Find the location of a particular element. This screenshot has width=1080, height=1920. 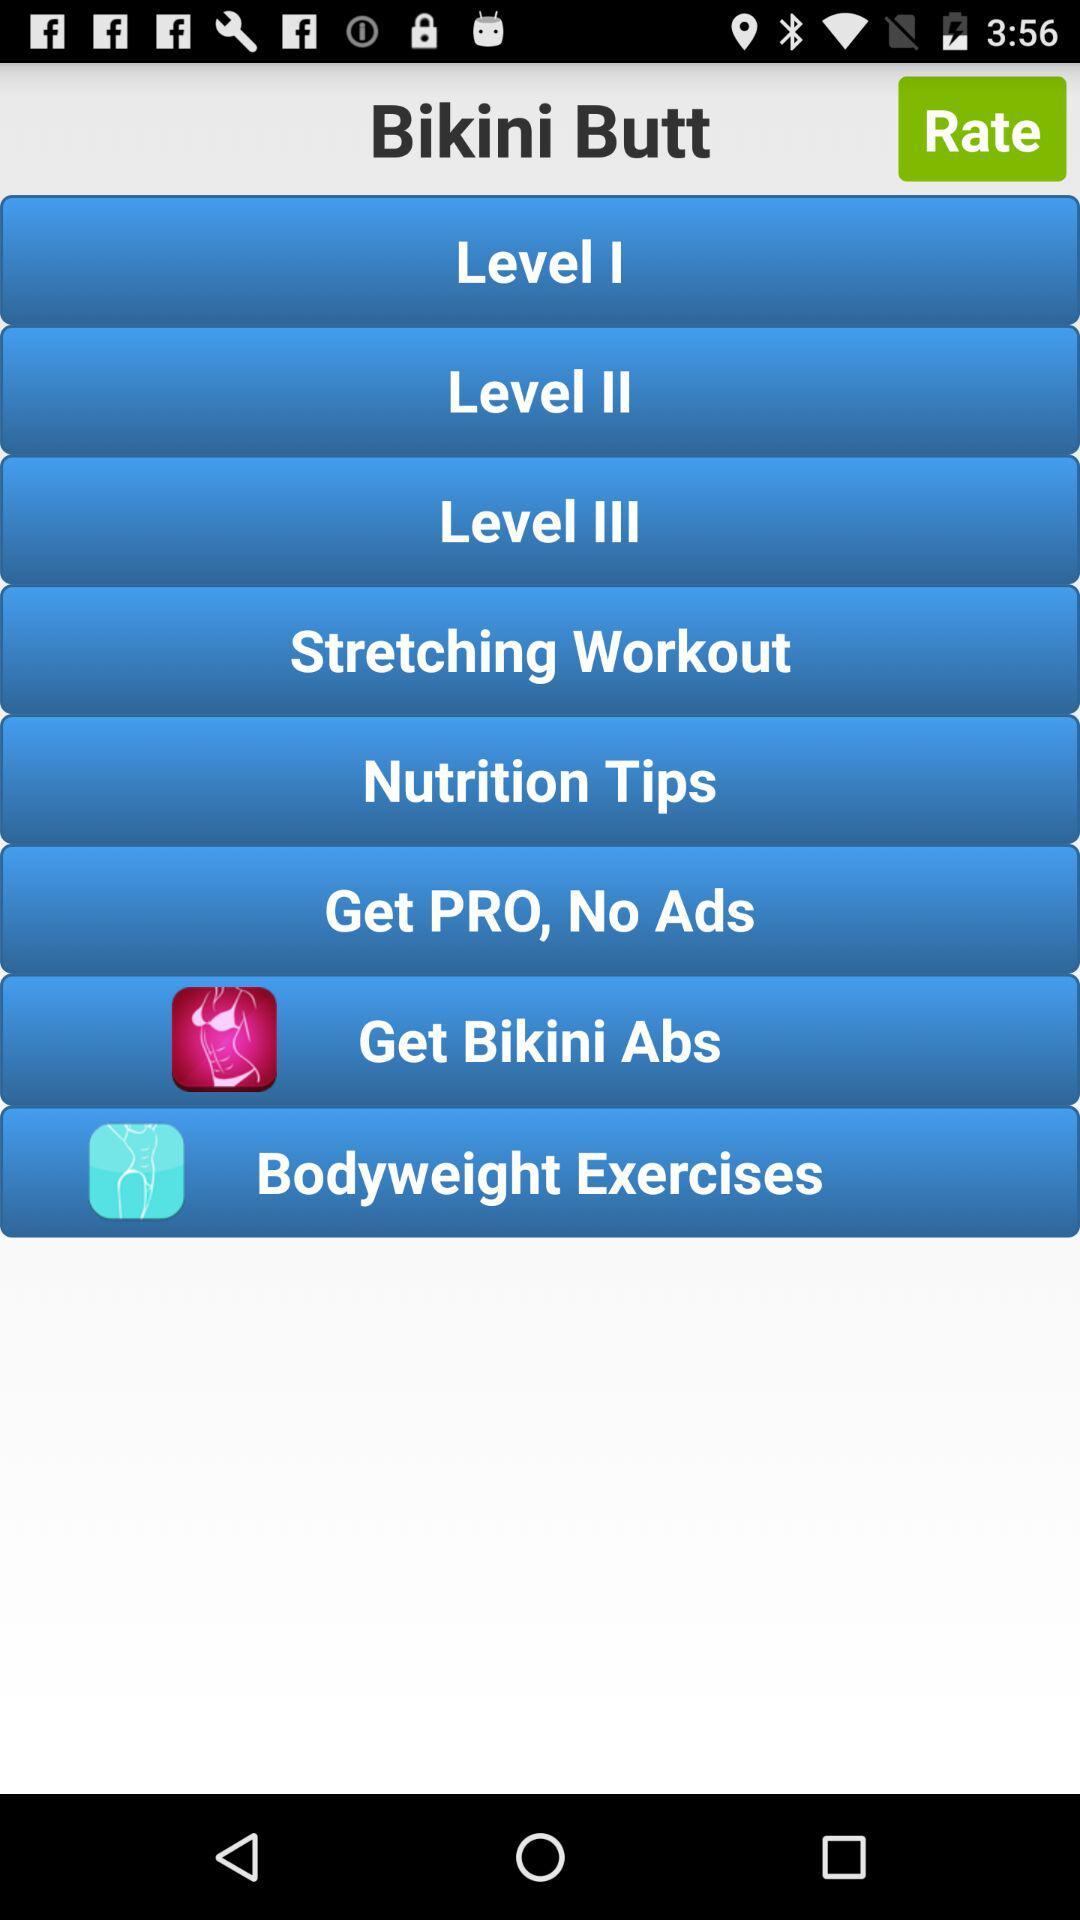

item above the level i item is located at coordinates (981, 128).